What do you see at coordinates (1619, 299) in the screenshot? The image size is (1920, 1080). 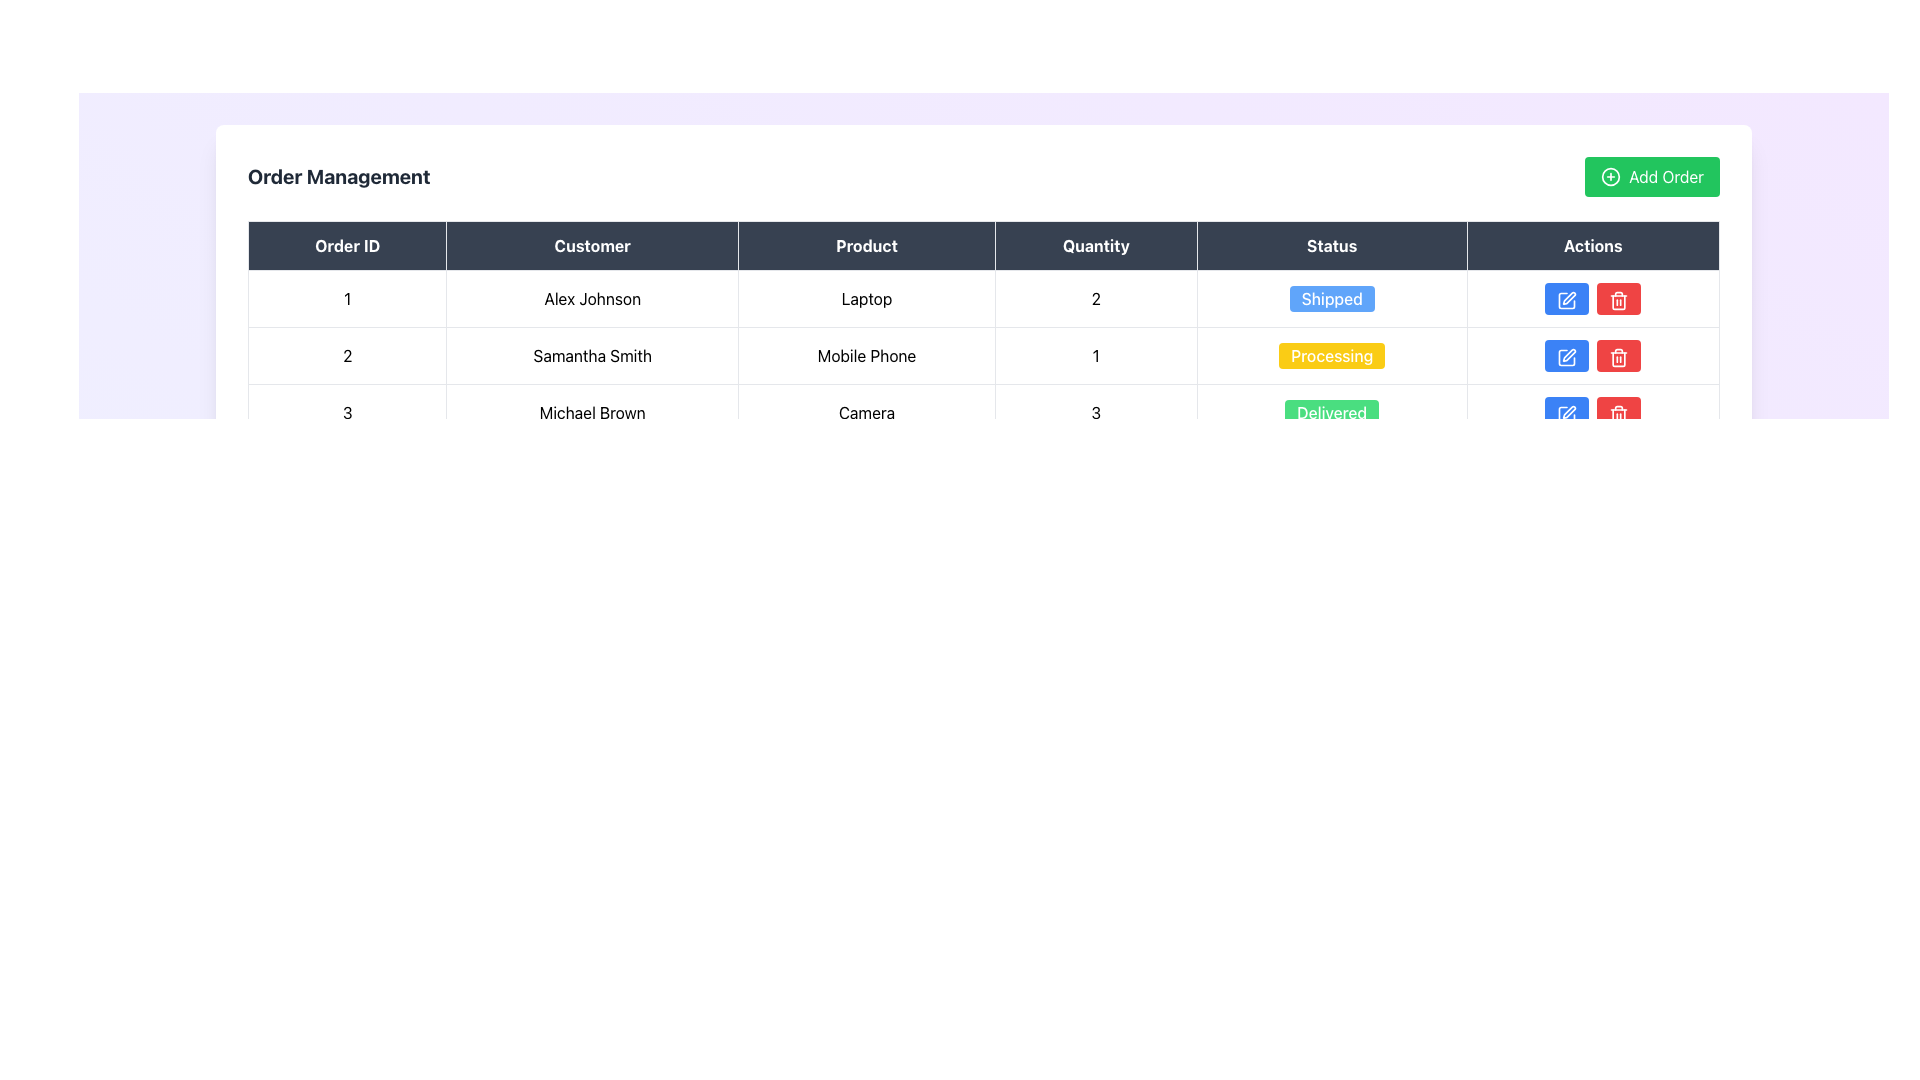 I see `the red rectangular button with a white trash can icon located in the 'Actions' column below the 'Mobile Phone' order` at bounding box center [1619, 299].